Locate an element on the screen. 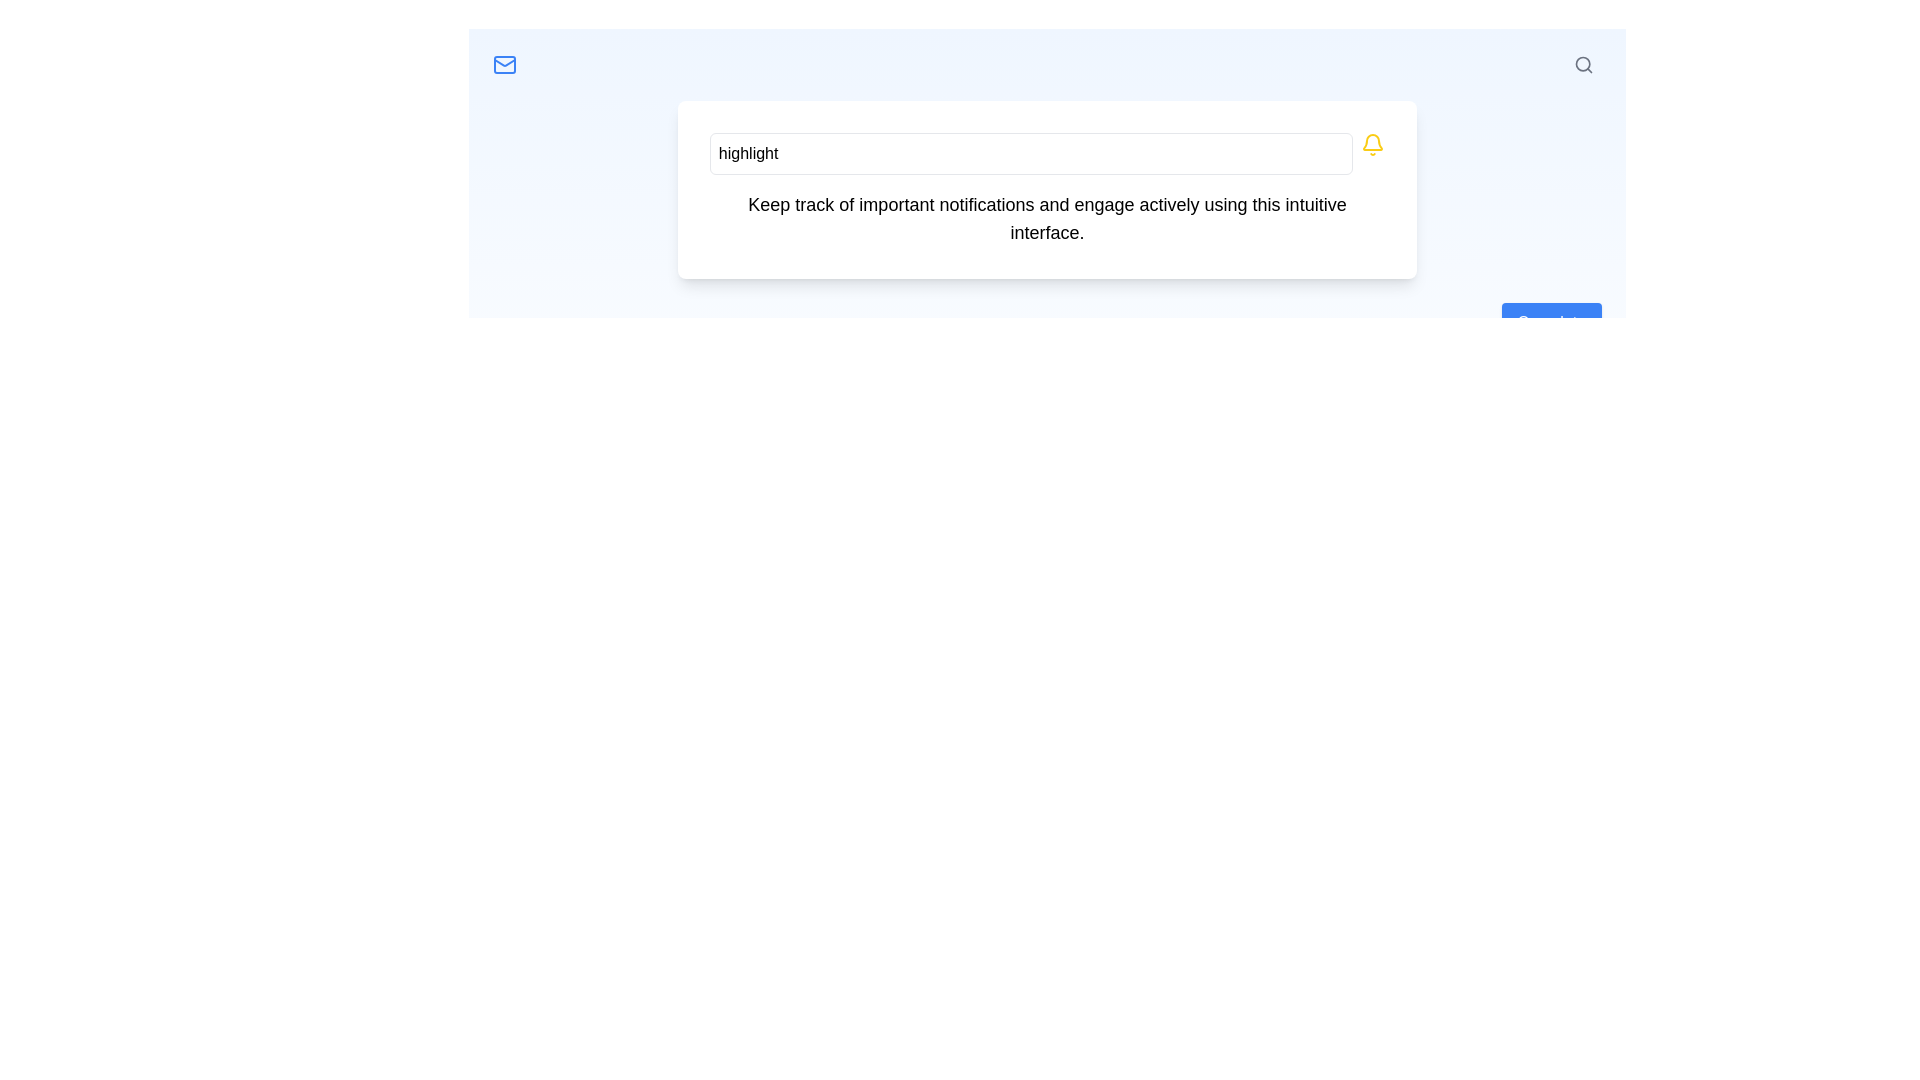 The image size is (1920, 1080). the decorative graphical element, which is a rectangle within an envelope-like icon located near the top-left corner of the interface is located at coordinates (504, 64).